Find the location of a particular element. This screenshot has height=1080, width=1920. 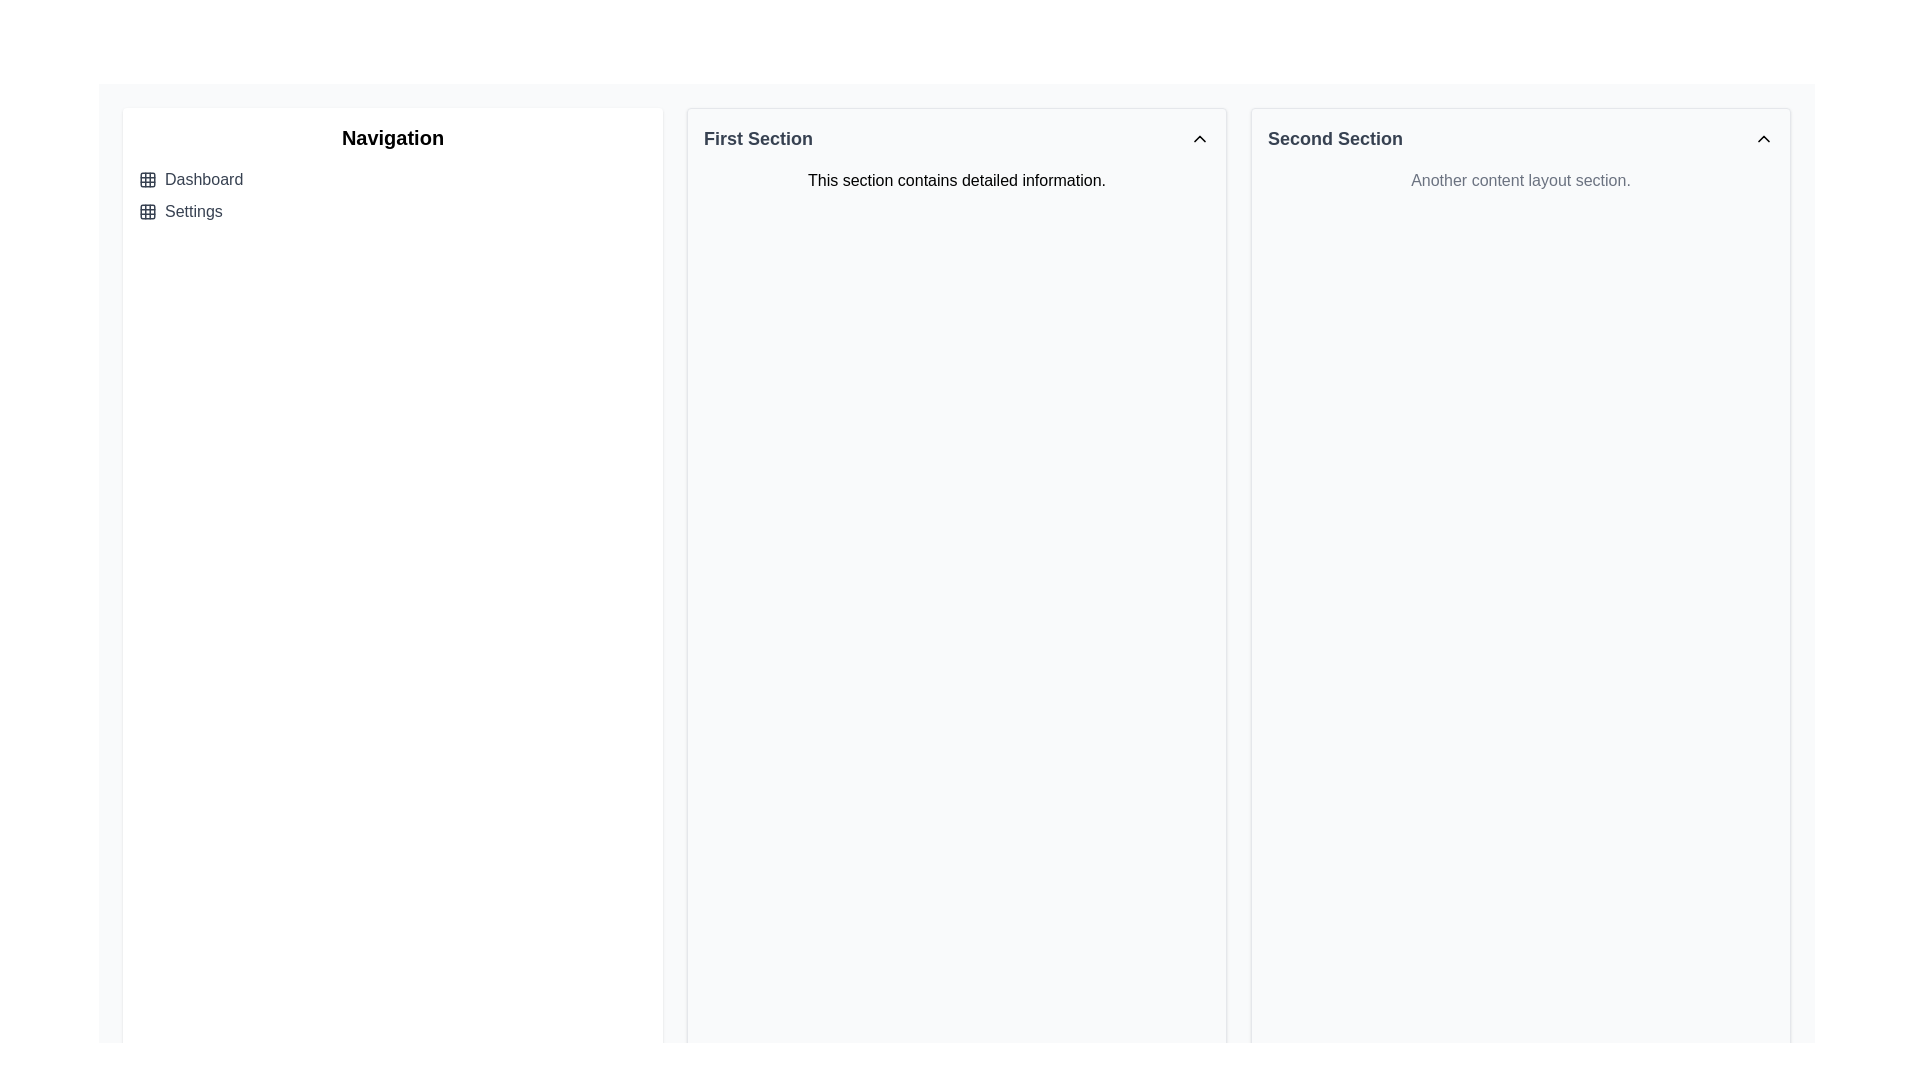

the grid icon located in the left navigation sidebar, which is positioned next to the 'Settings' menu item label is located at coordinates (147, 212).